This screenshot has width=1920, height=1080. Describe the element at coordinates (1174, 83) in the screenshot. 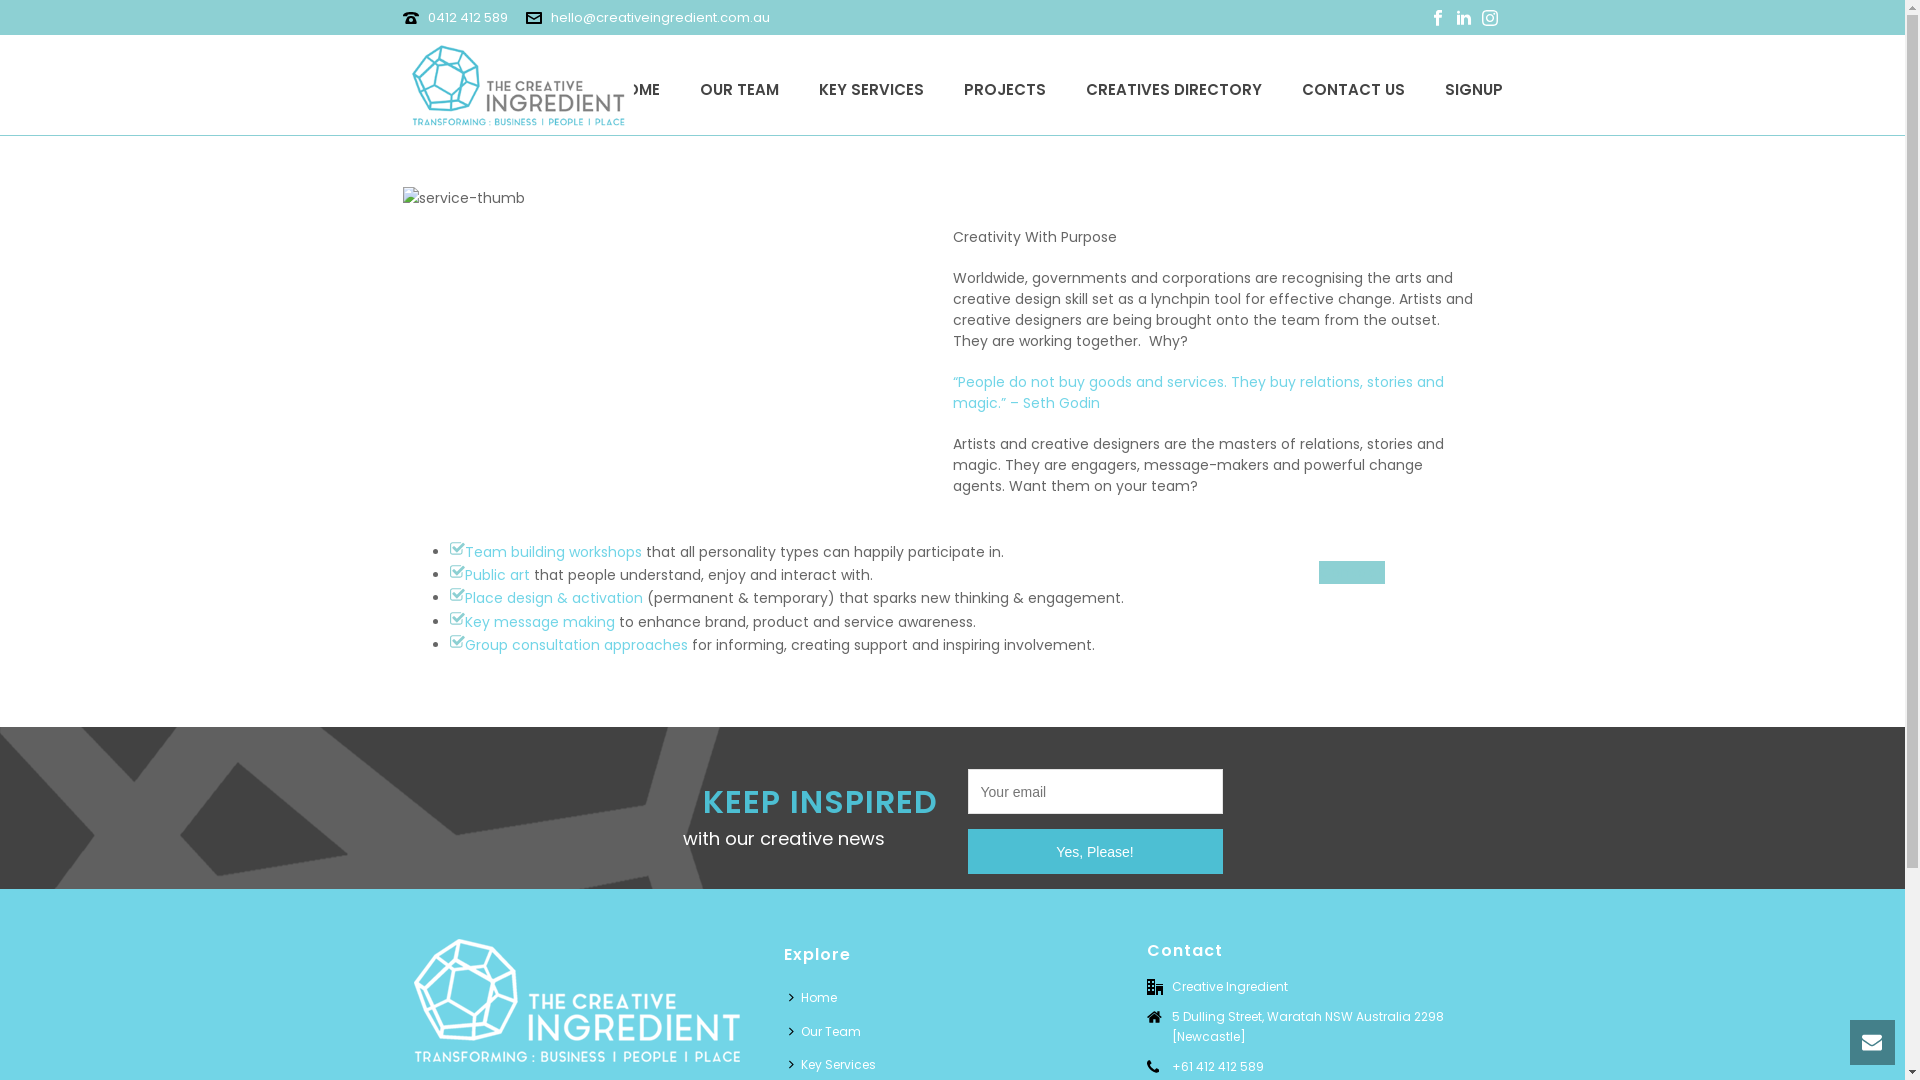

I see `'CREATIVES DIRECTORY'` at that location.